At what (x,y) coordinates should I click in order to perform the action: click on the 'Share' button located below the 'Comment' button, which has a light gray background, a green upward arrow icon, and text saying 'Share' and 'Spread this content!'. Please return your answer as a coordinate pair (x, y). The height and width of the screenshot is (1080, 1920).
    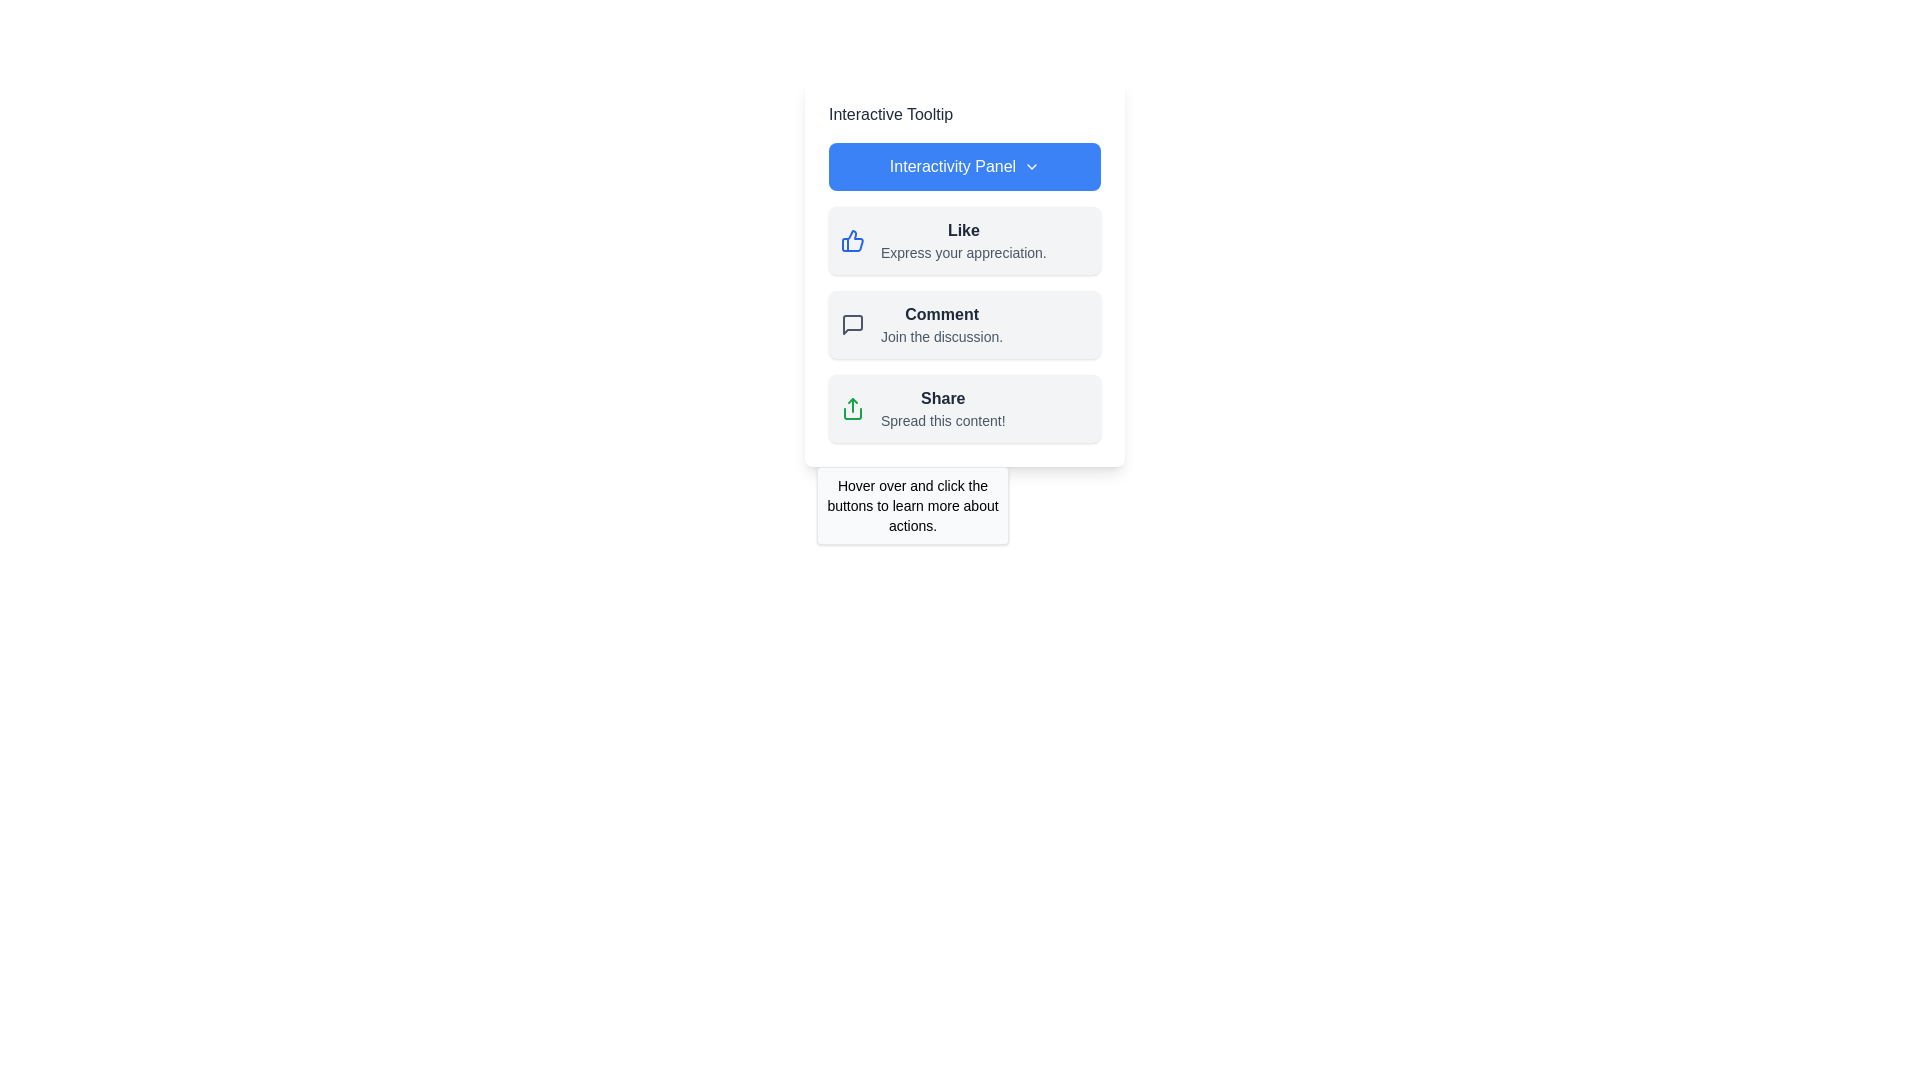
    Looking at the image, I should click on (964, 407).